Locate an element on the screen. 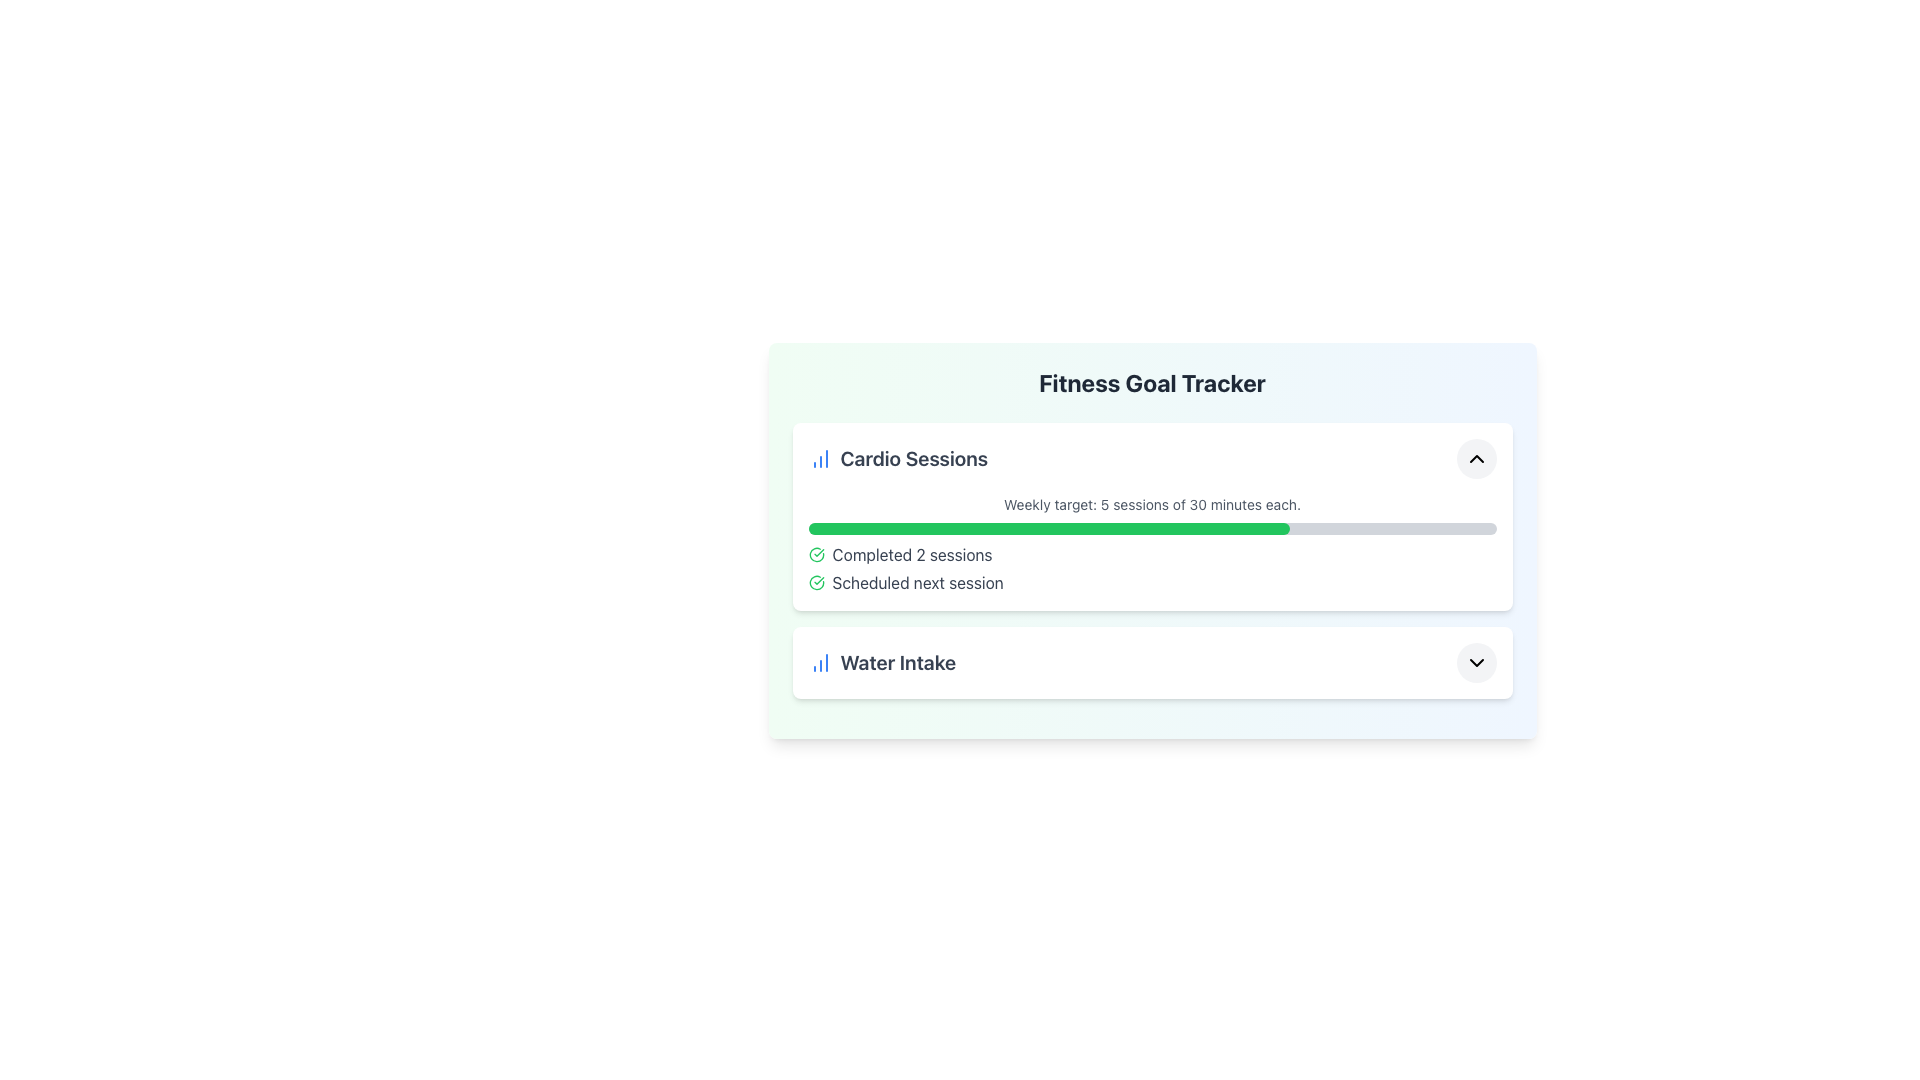  the upward-facing chevron icon within the circular button in the top-right area of the 'Cardio Sessions' card is located at coordinates (1476, 459).